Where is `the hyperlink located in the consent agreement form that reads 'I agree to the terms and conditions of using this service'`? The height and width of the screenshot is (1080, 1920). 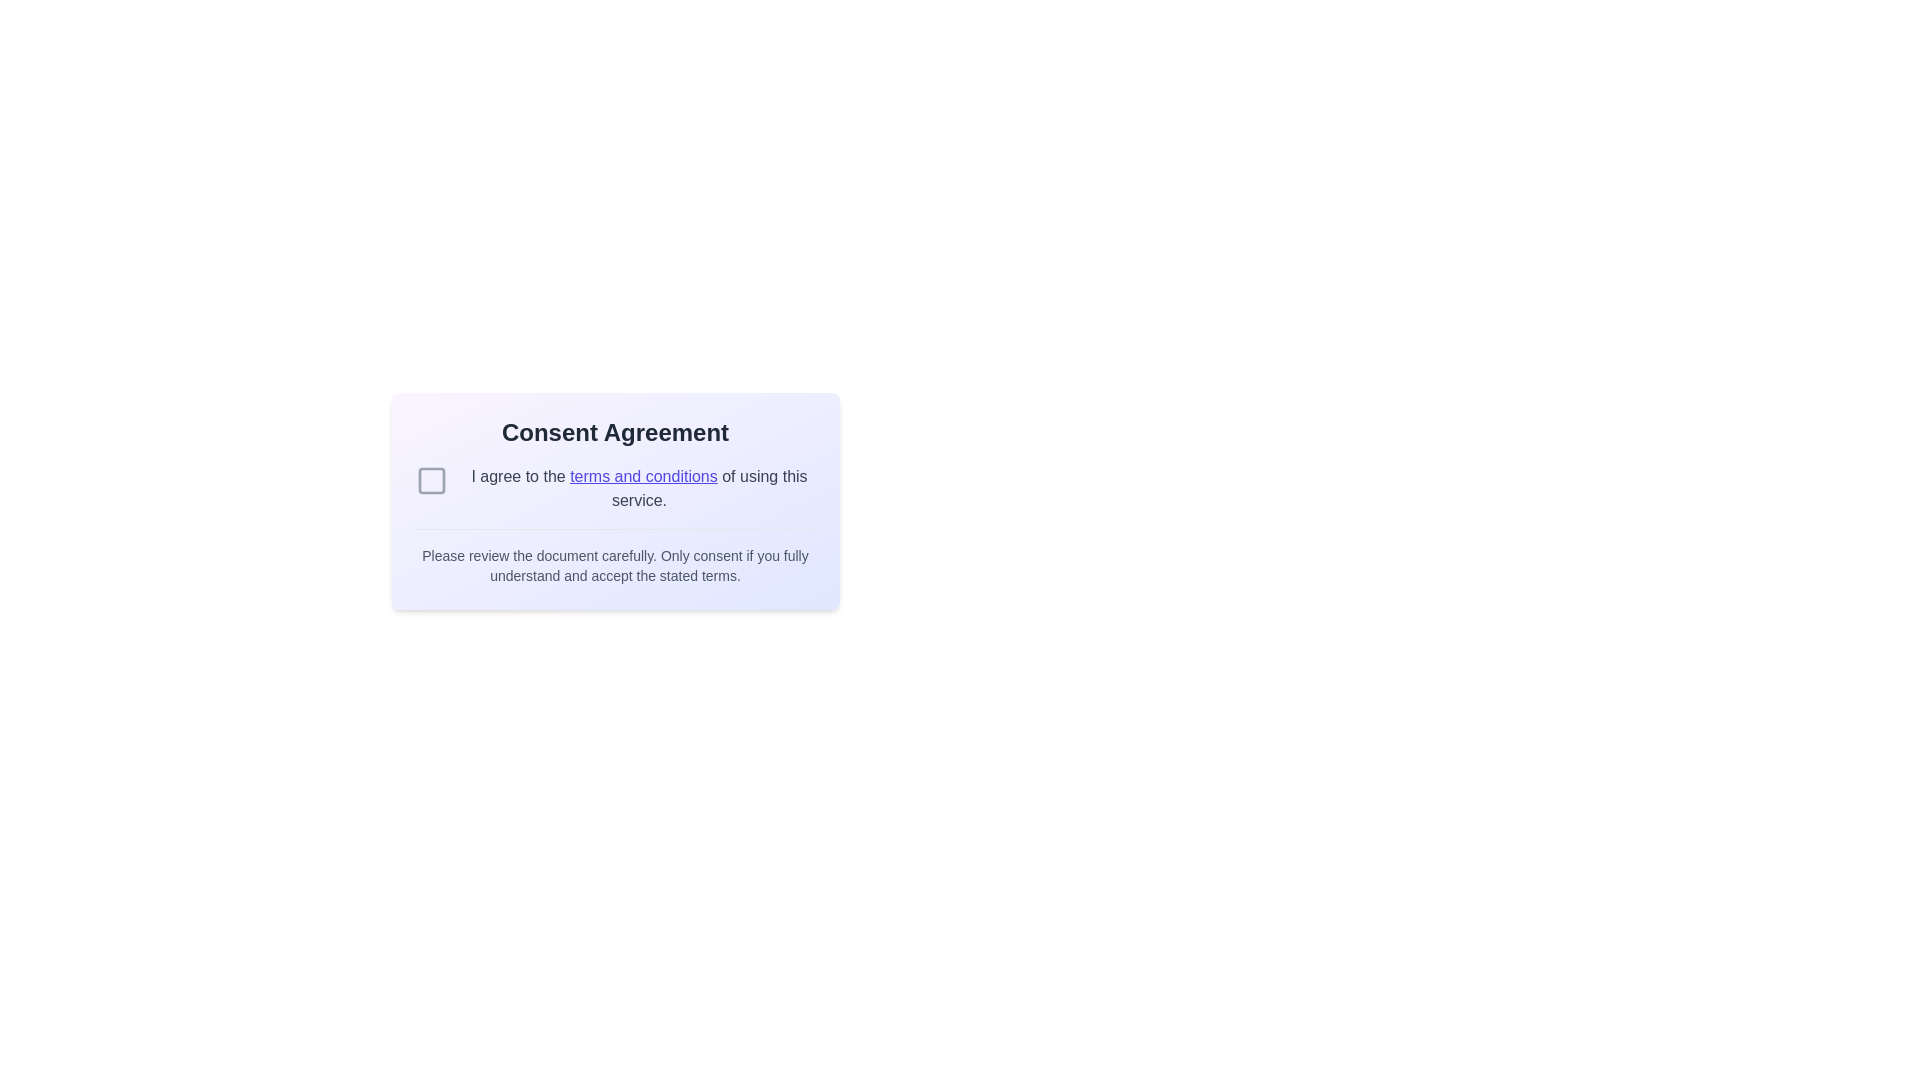
the hyperlink located in the consent agreement form that reads 'I agree to the terms and conditions of using this service' is located at coordinates (643, 476).